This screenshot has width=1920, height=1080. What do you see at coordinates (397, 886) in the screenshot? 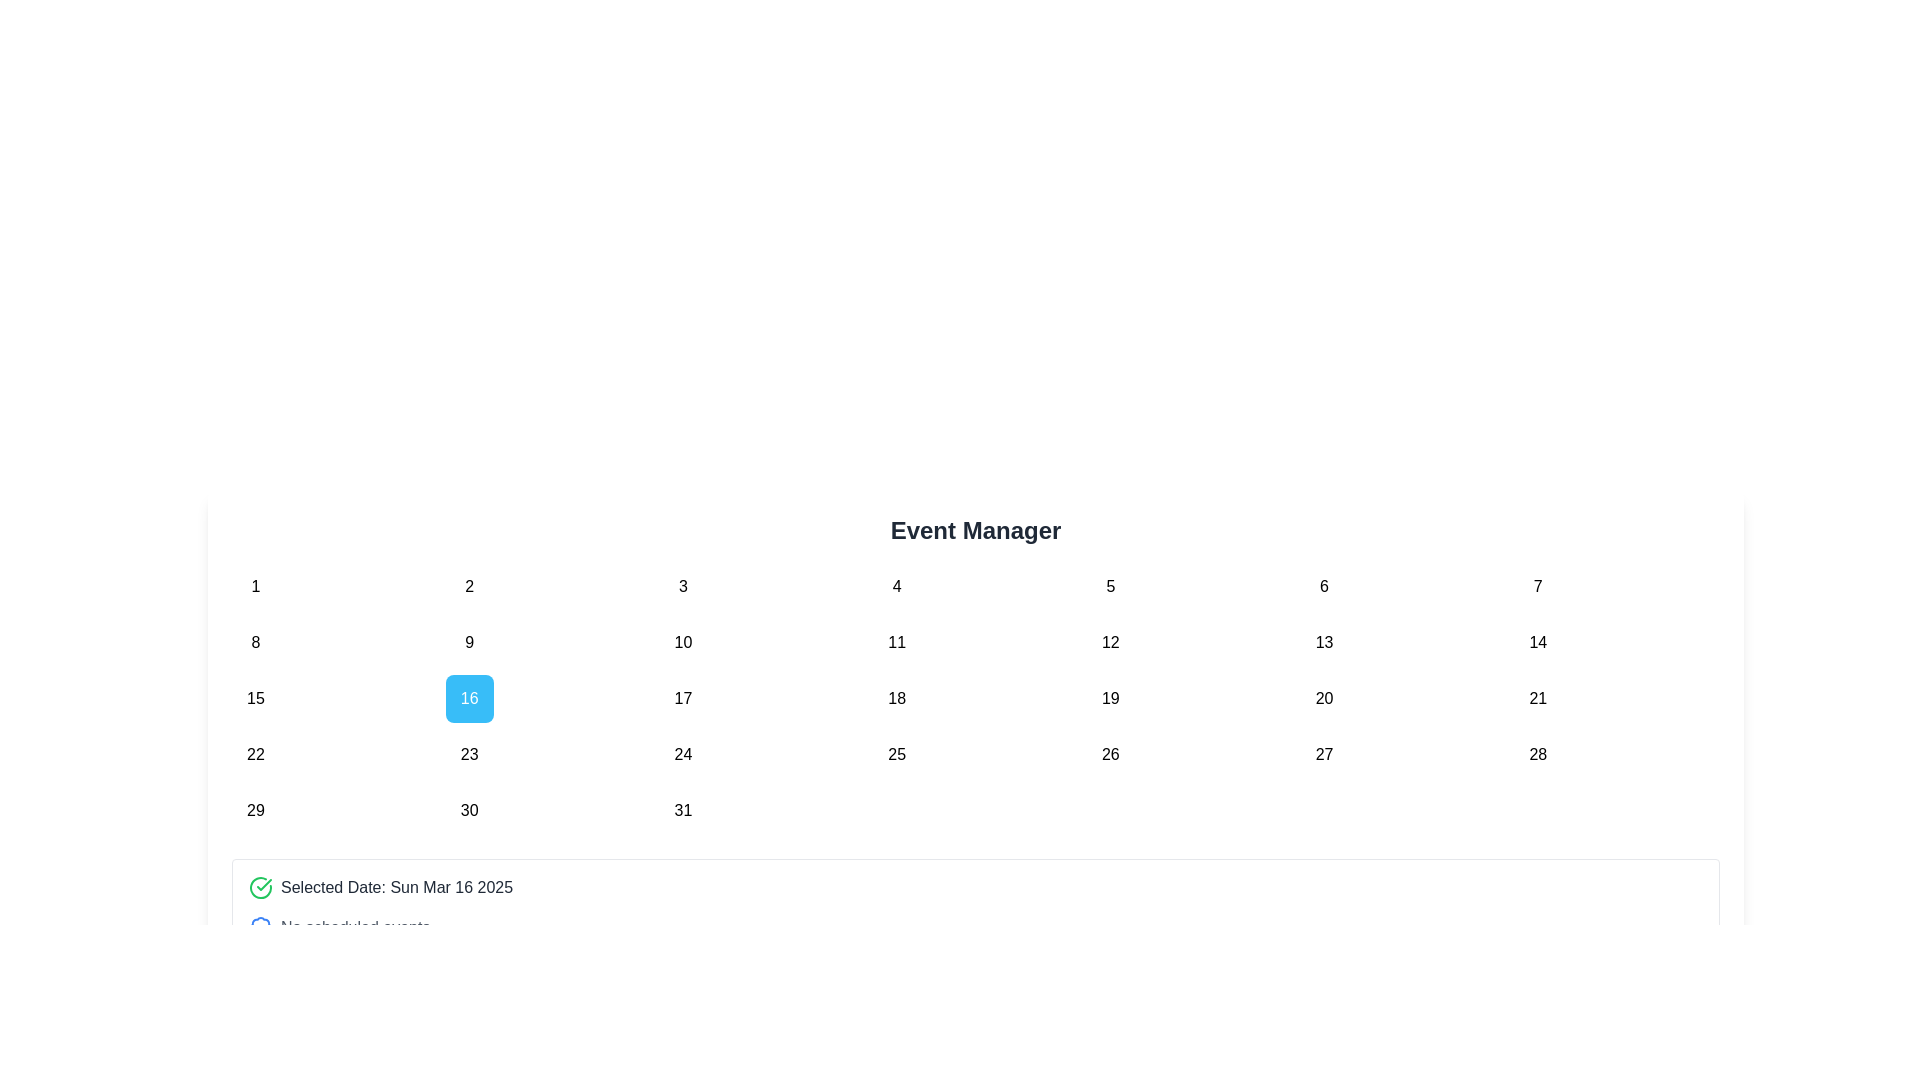
I see `the text label displaying 'Selected Date: Sun Mar 16 2025', which is positioned to the right of a green check icon` at bounding box center [397, 886].